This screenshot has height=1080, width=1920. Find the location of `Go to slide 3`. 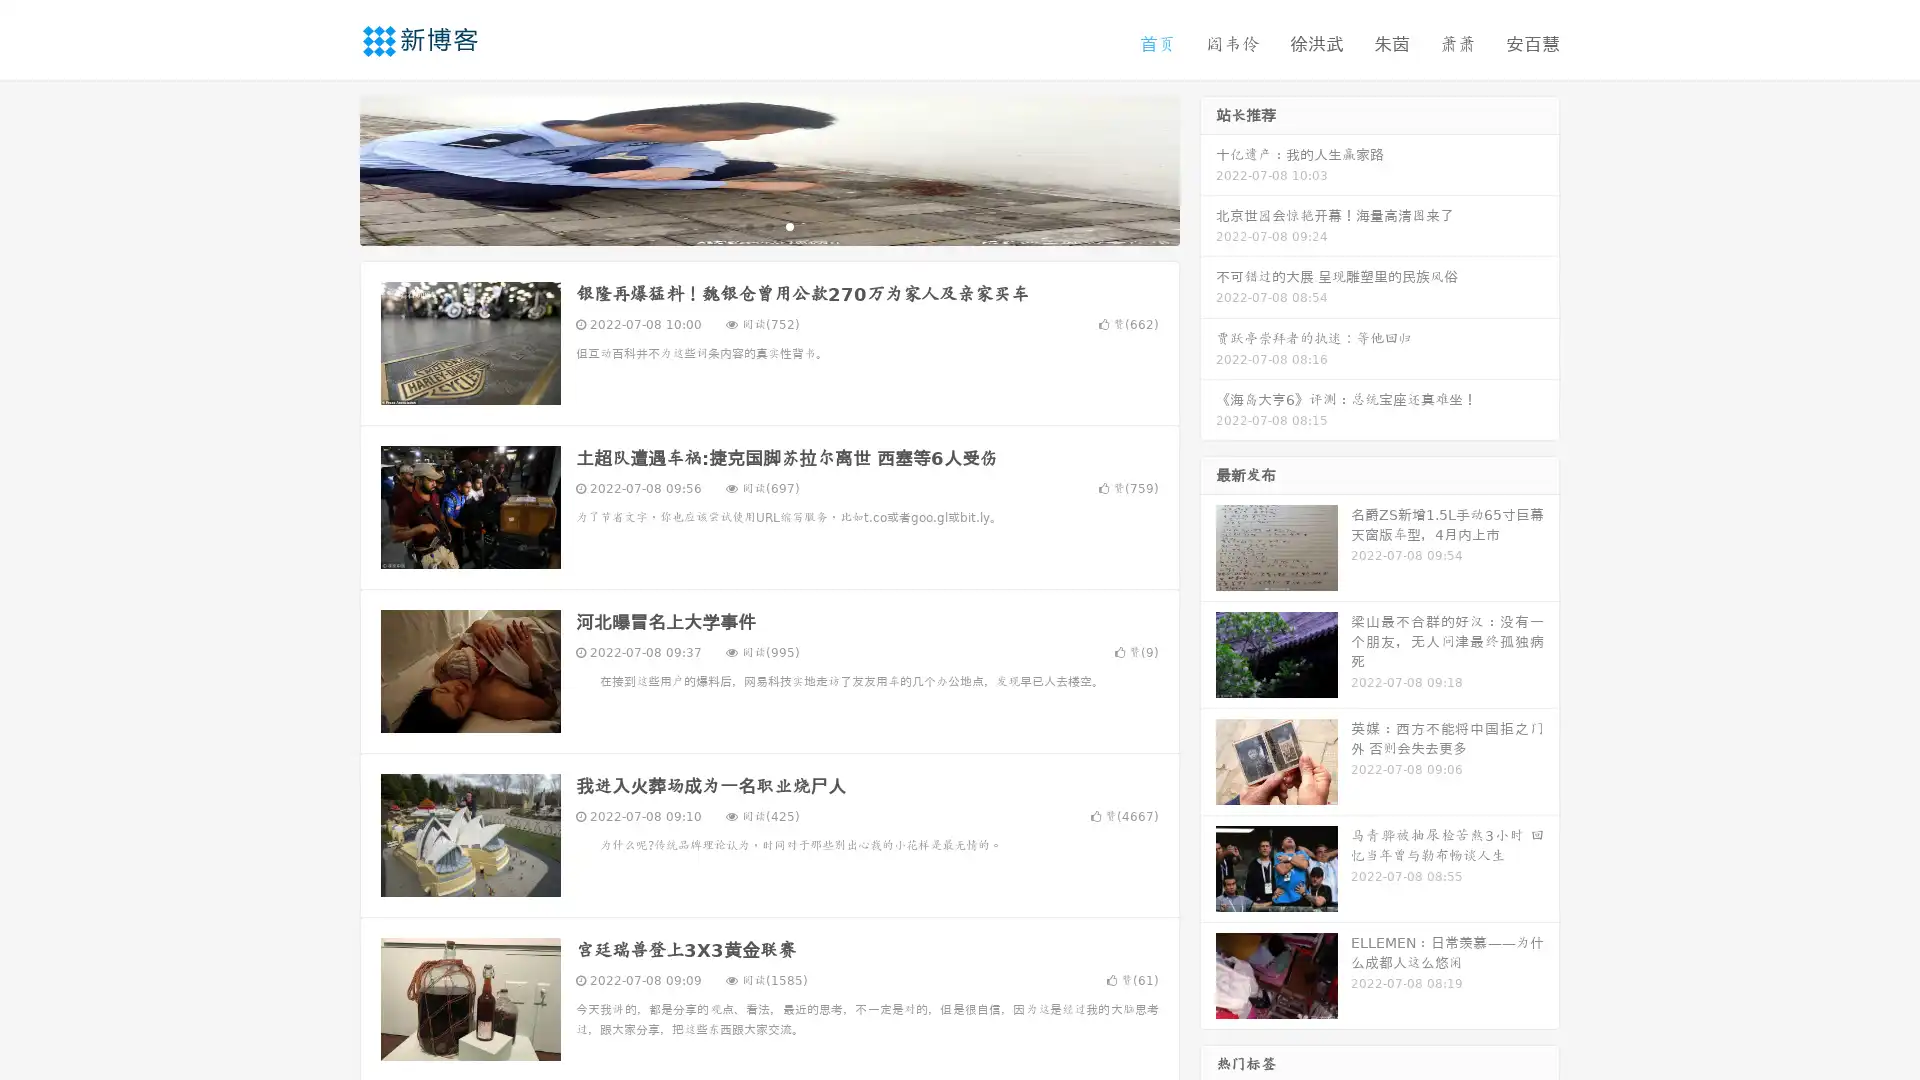

Go to slide 3 is located at coordinates (789, 225).